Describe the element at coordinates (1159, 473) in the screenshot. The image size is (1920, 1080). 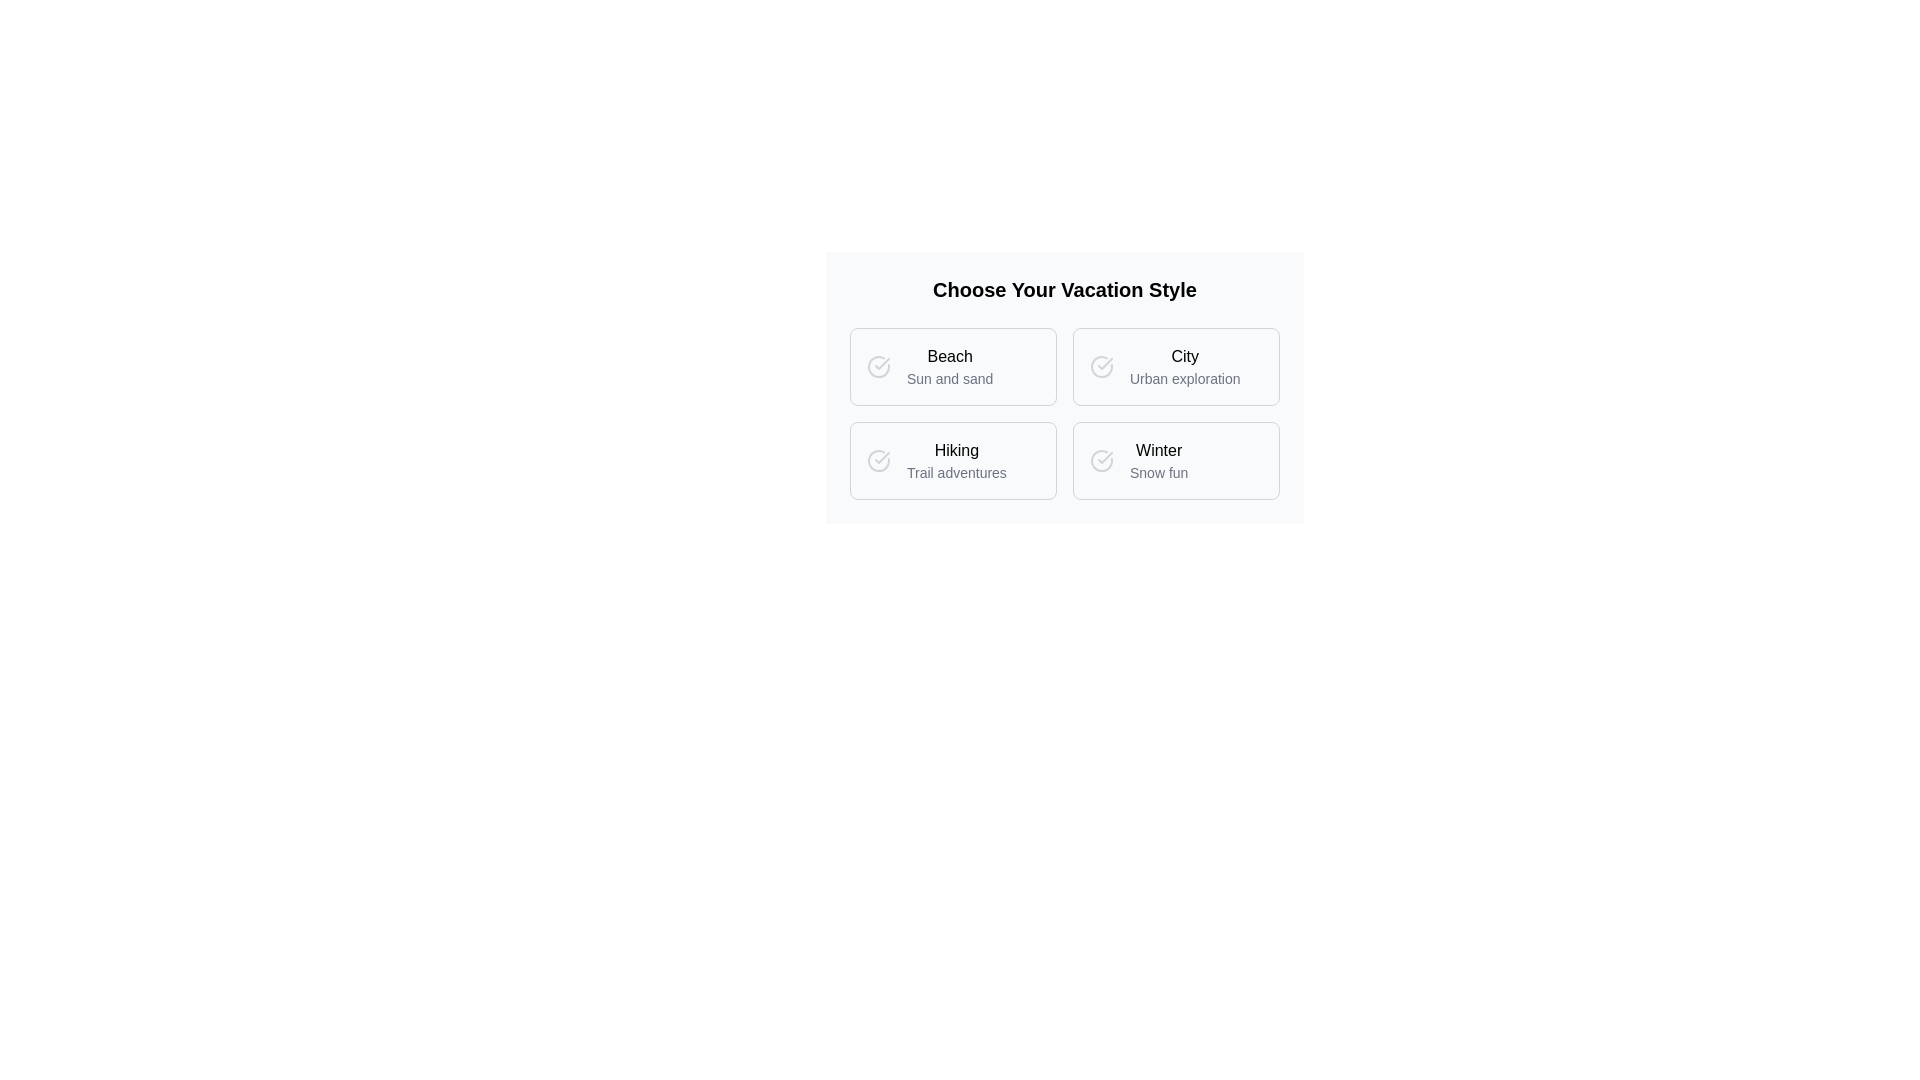
I see `text from the label element displaying 'Snow fun', which is styled in gray and positioned beneath the 'Winter' text within the vacation style selector section` at that location.